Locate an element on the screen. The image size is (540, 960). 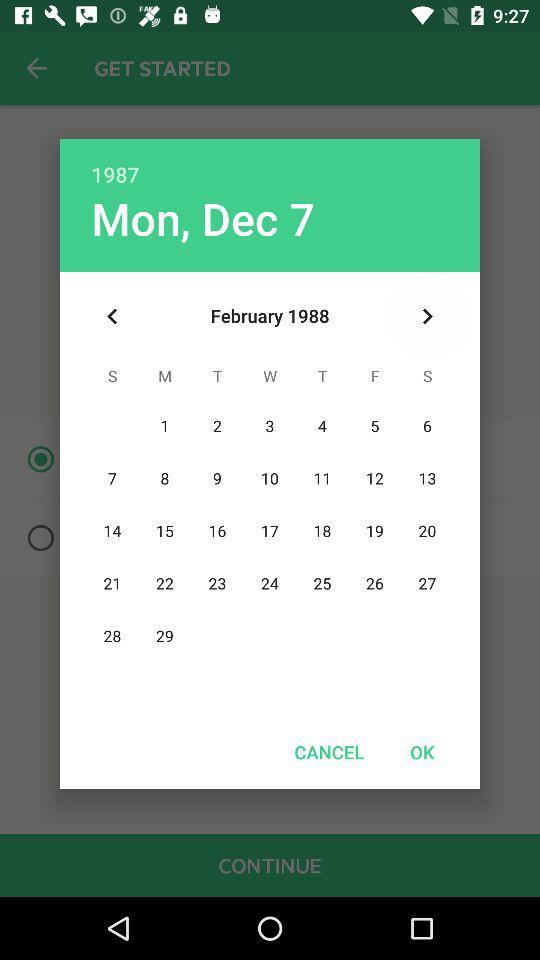
icon below mon, dec 7 is located at coordinates (112, 316).